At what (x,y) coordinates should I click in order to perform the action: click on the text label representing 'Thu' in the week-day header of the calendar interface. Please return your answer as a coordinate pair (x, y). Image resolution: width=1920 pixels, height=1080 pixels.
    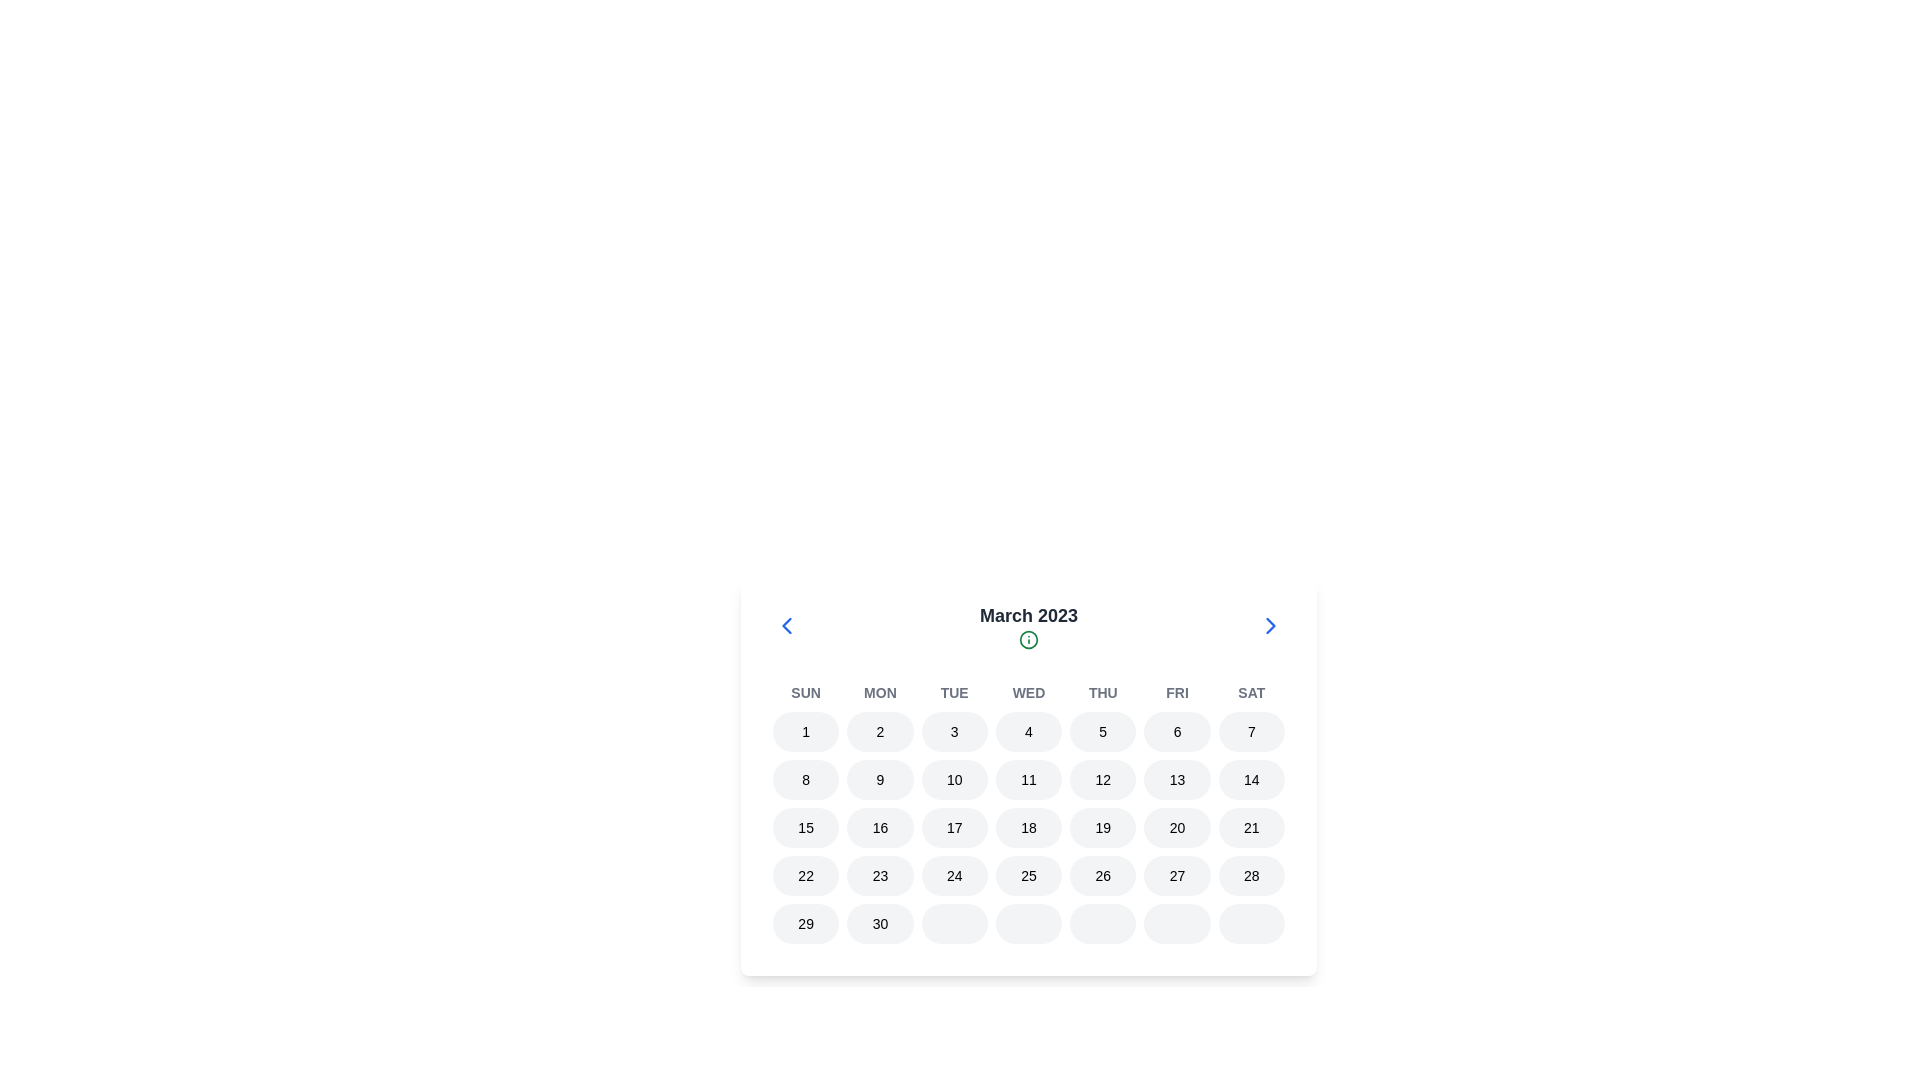
    Looking at the image, I should click on (1102, 692).